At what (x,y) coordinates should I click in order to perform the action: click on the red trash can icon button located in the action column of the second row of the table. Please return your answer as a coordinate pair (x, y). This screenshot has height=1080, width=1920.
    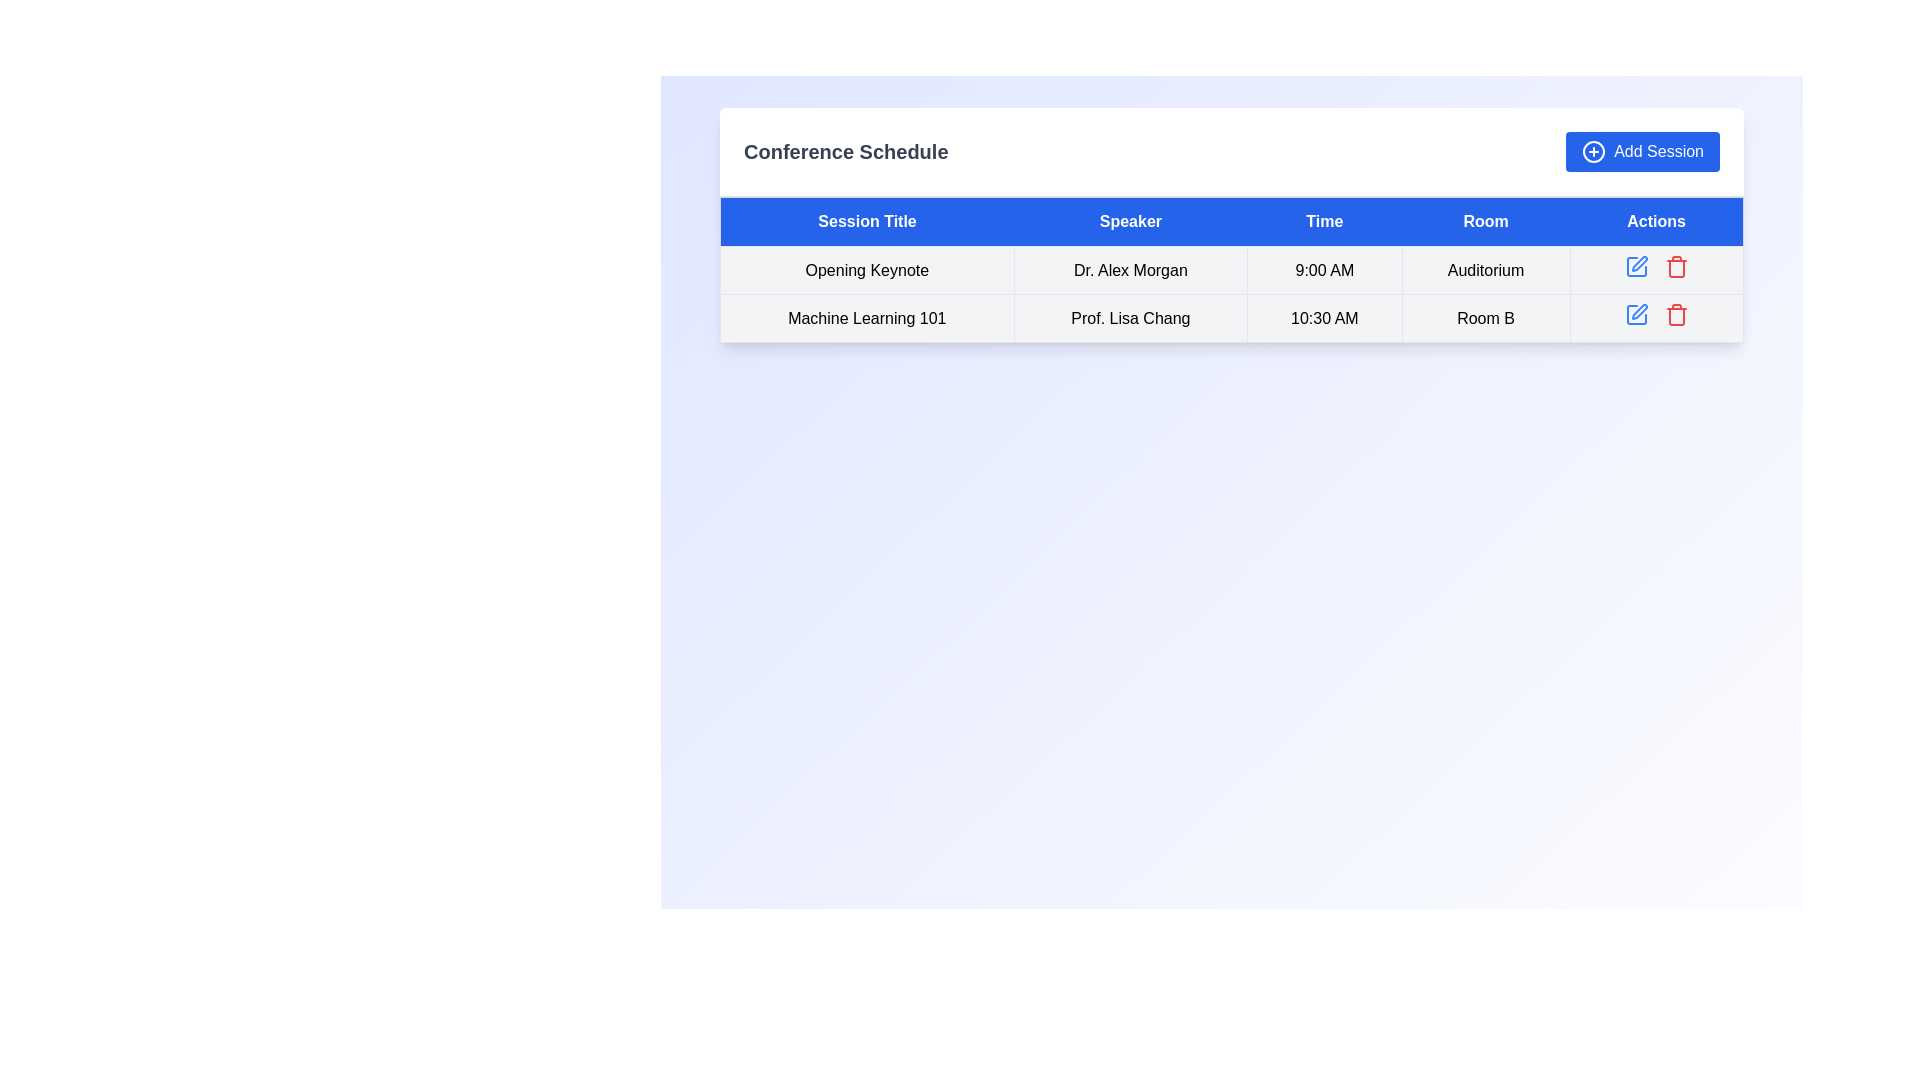
    Looking at the image, I should click on (1676, 265).